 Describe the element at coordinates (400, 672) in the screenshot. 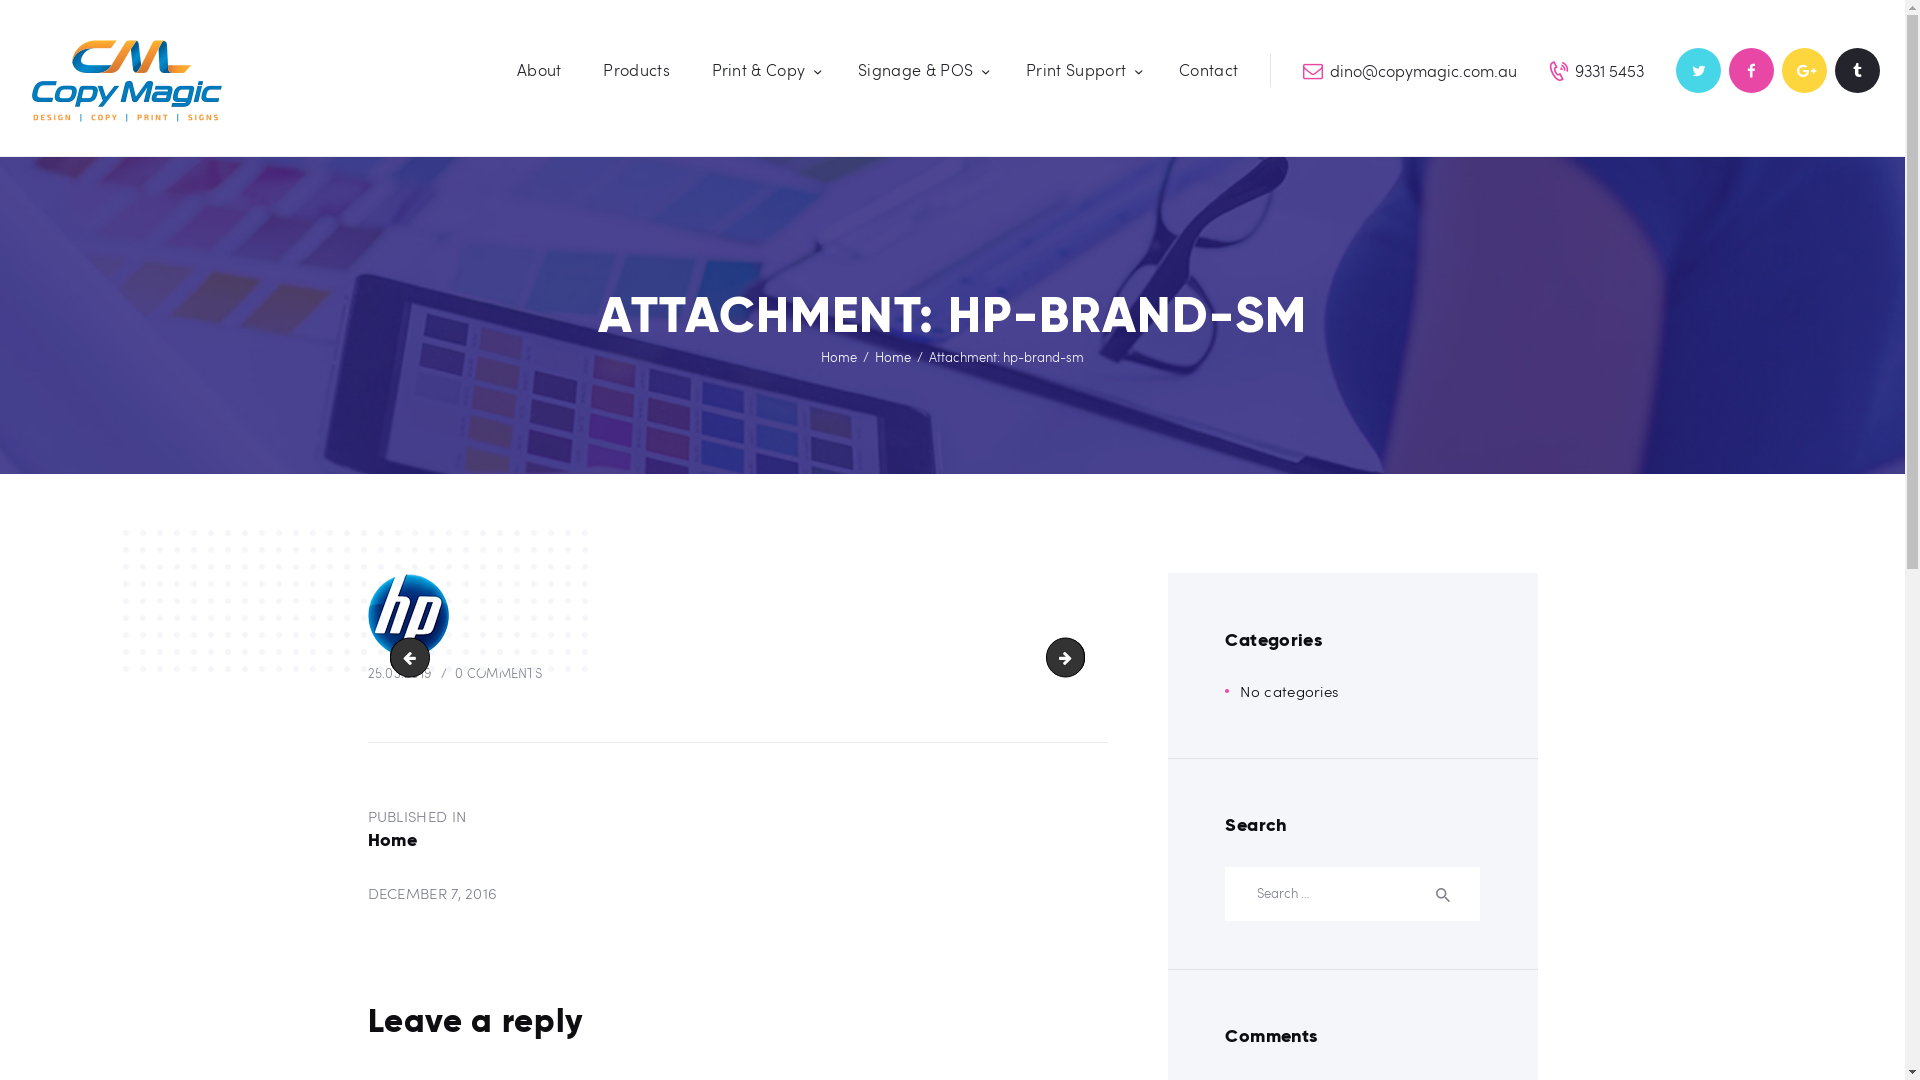

I see `'25.03.2019'` at that location.